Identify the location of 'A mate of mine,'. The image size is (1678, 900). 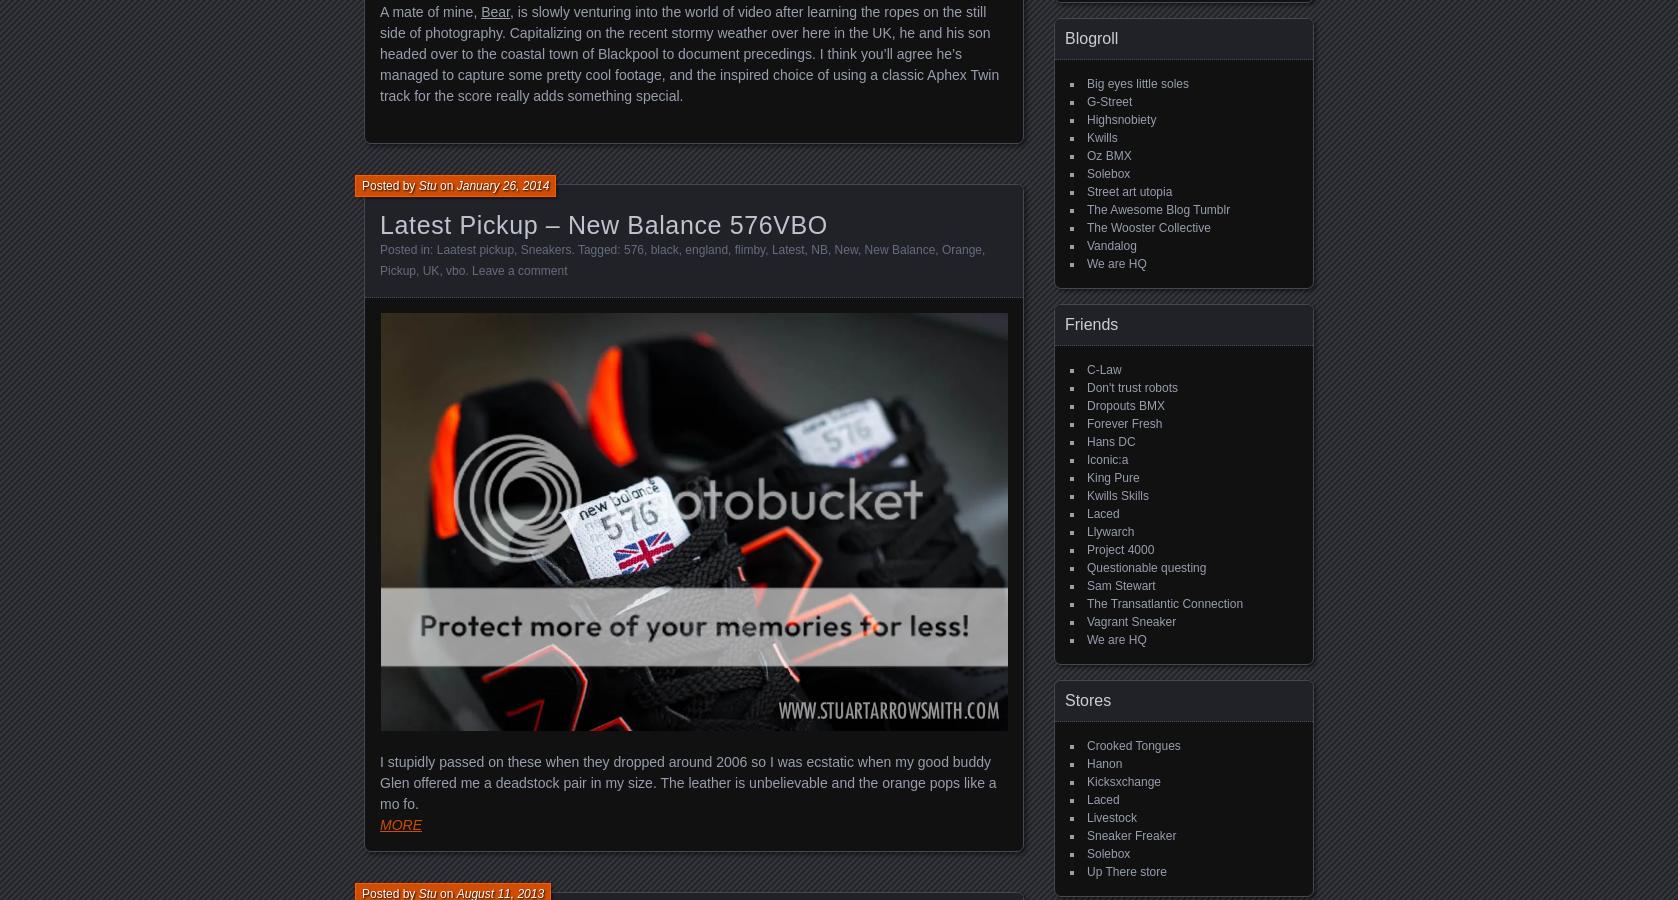
(429, 10).